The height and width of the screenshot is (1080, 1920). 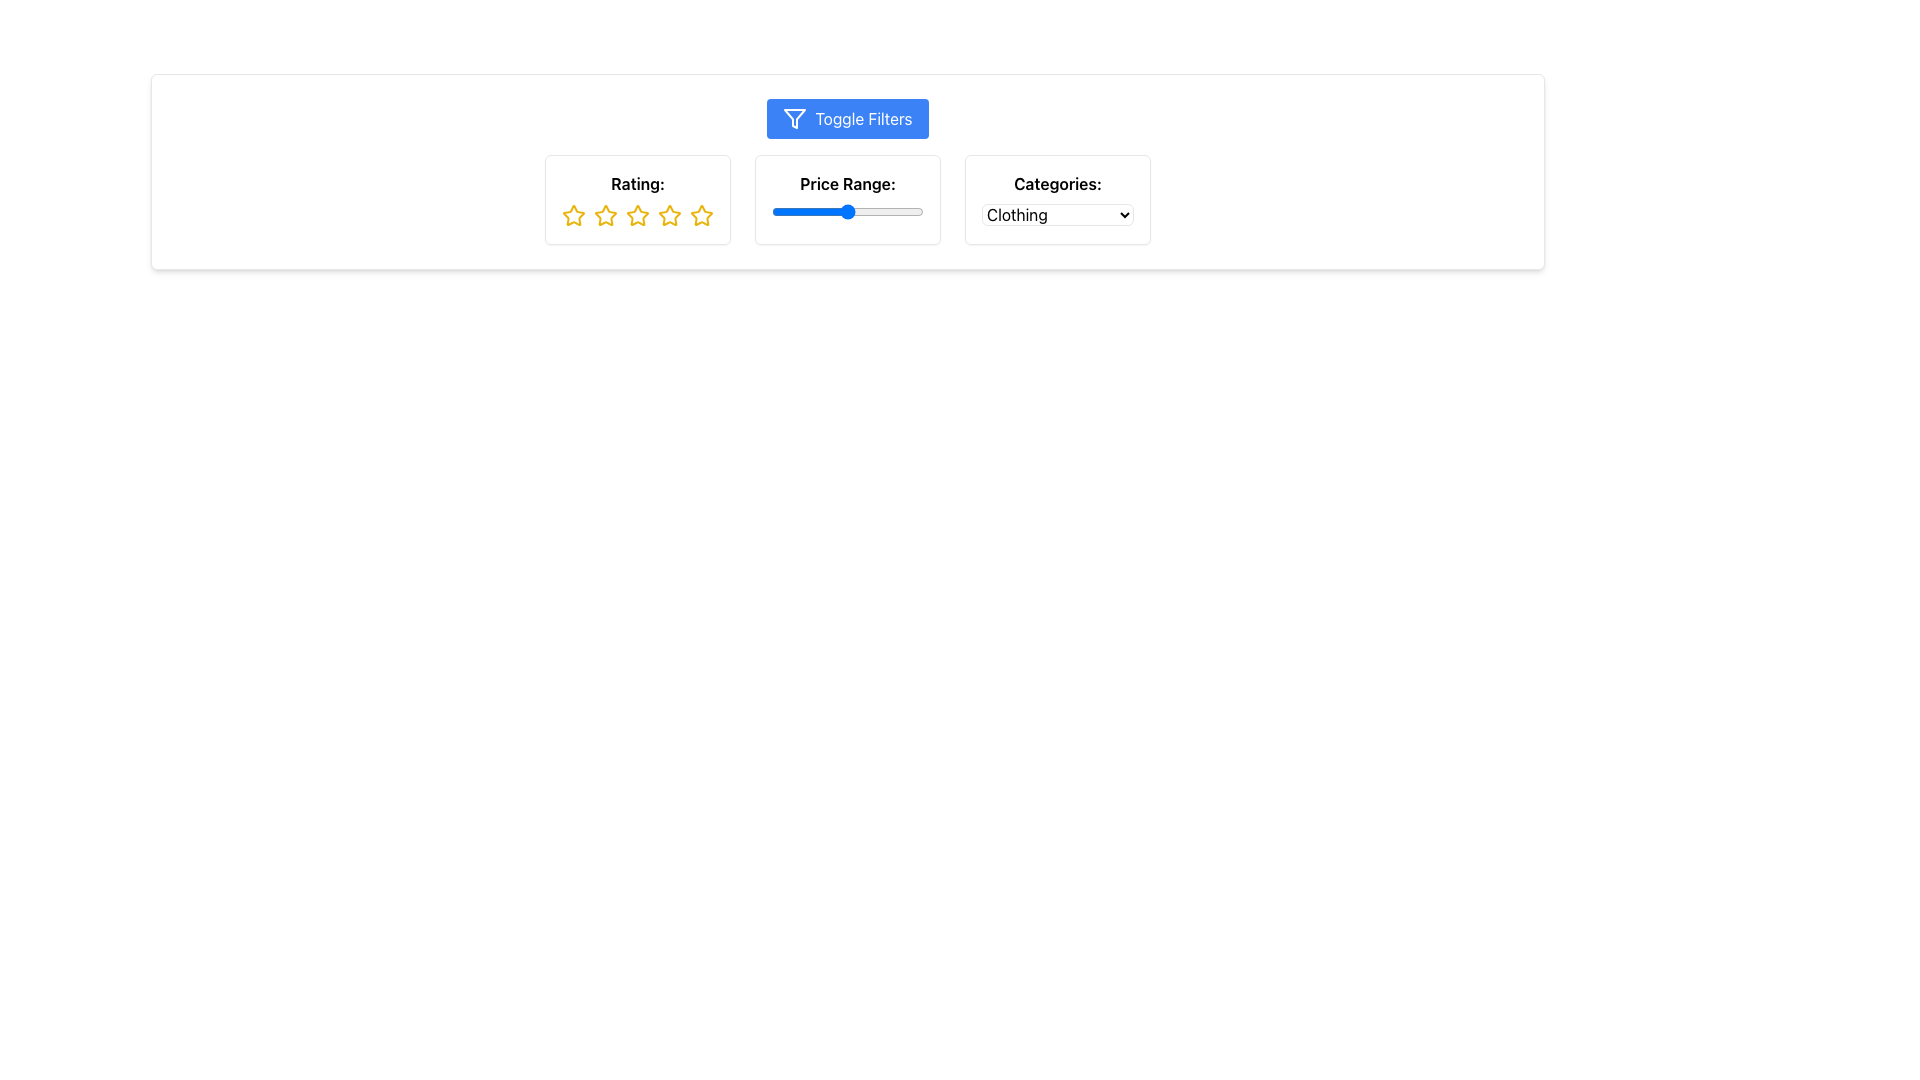 What do you see at coordinates (843, 212) in the screenshot?
I see `the price range slider` at bounding box center [843, 212].